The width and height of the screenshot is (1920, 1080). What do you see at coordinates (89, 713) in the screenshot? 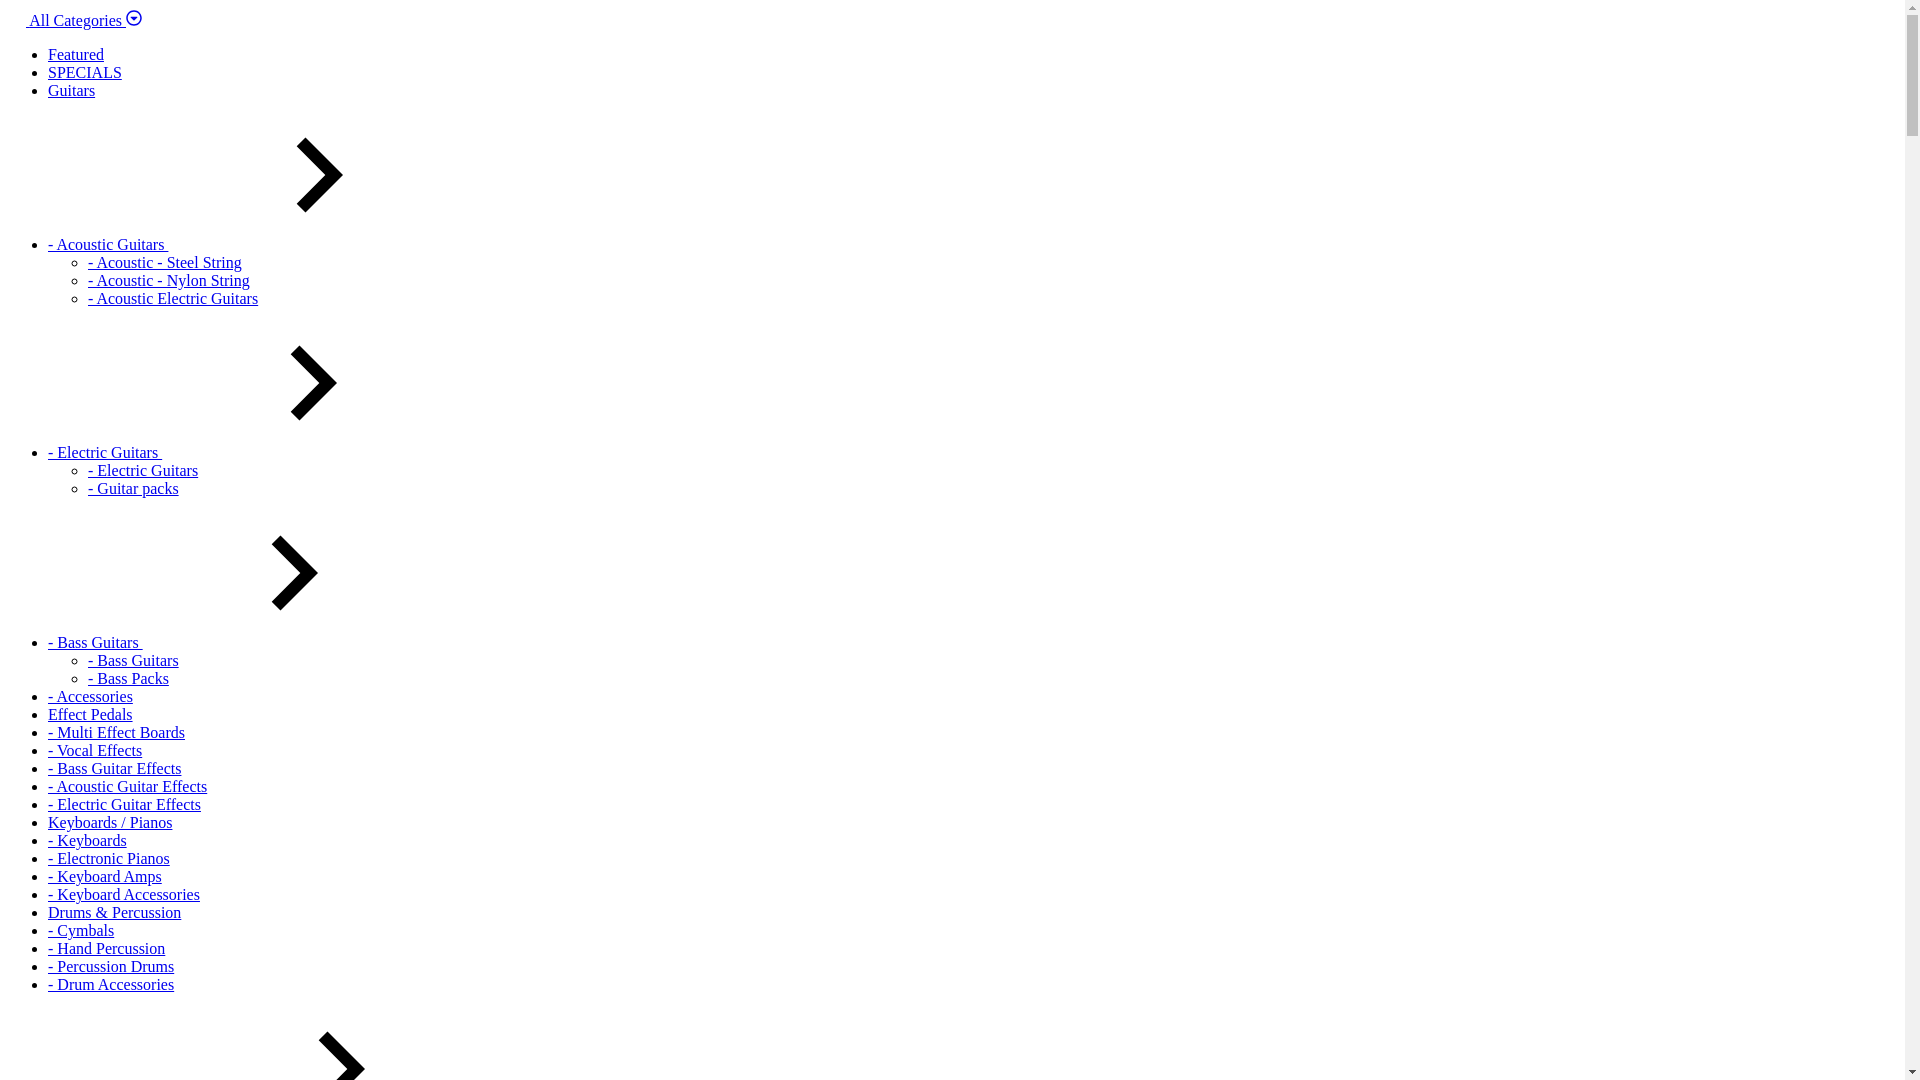
I see `'Effect Pedals'` at bounding box center [89, 713].